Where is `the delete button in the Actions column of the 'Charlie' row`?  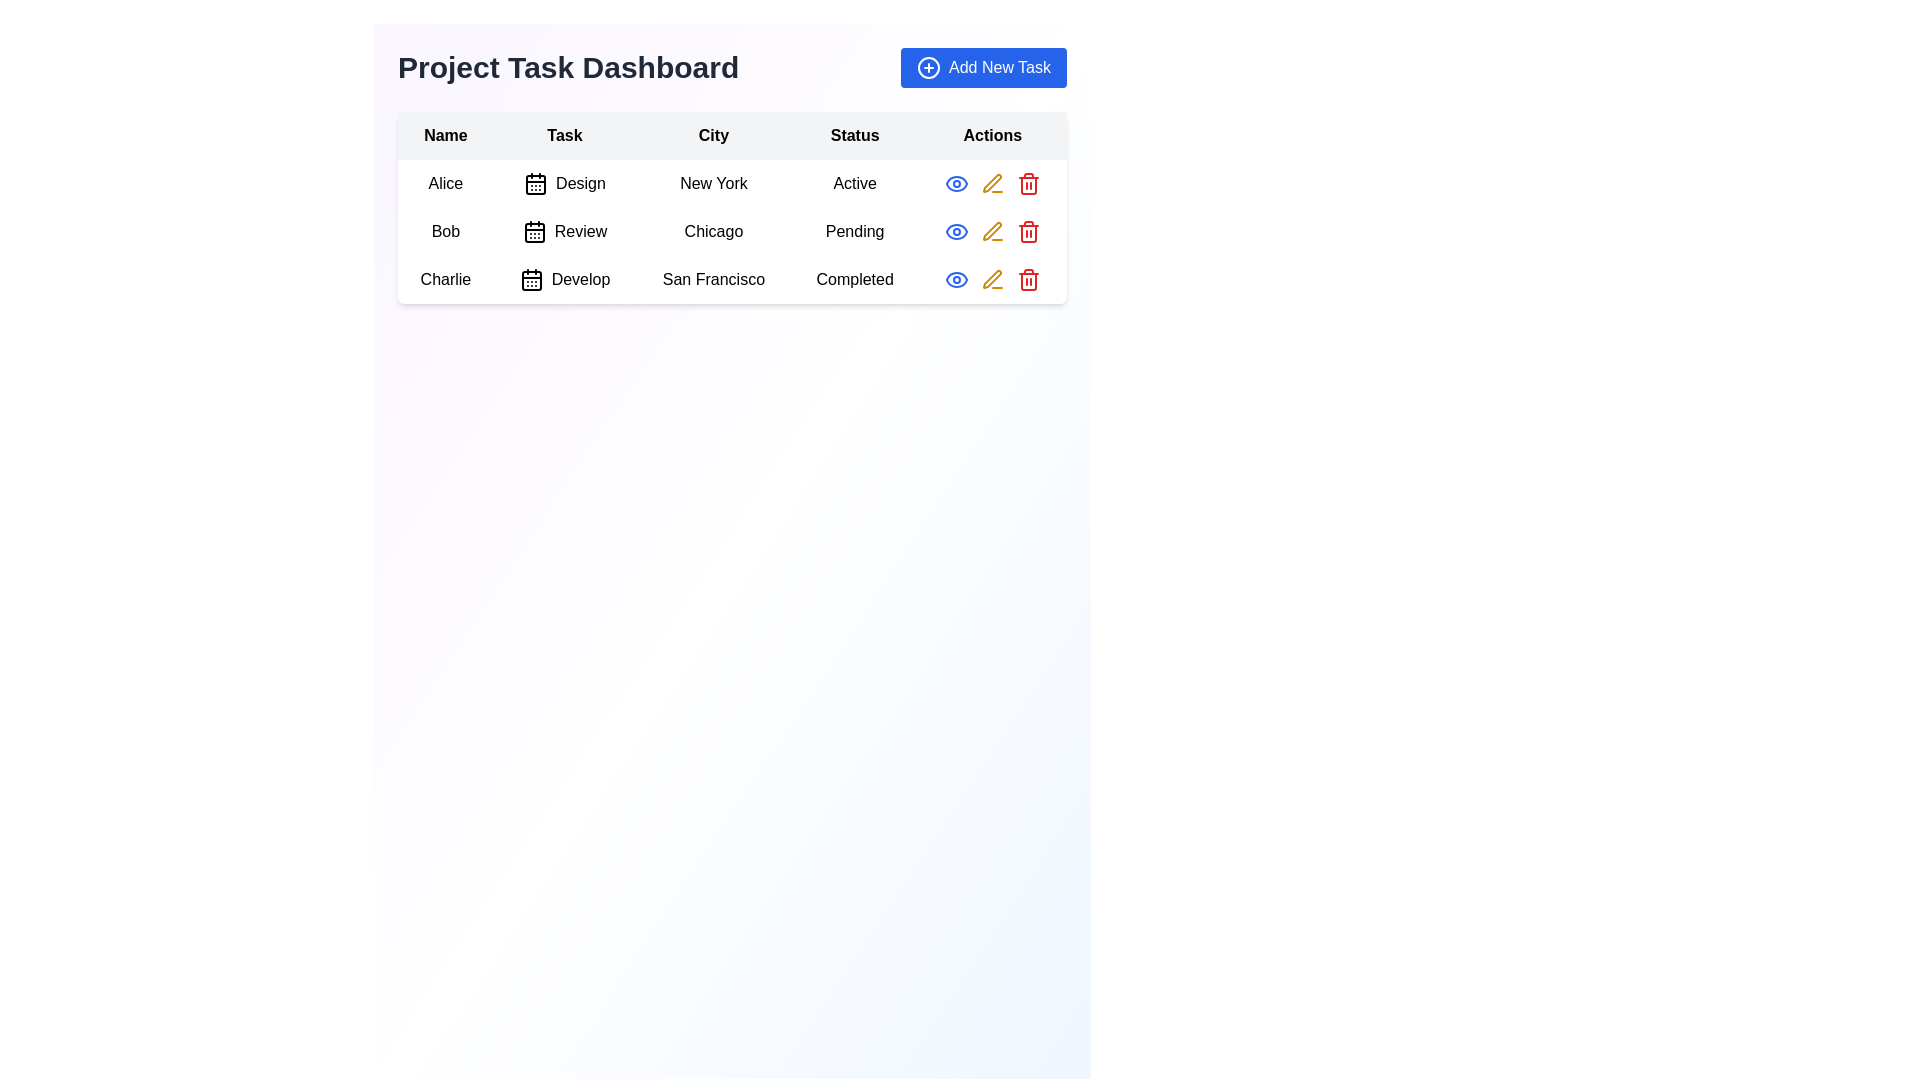 the delete button in the Actions column of the 'Charlie' row is located at coordinates (1028, 280).